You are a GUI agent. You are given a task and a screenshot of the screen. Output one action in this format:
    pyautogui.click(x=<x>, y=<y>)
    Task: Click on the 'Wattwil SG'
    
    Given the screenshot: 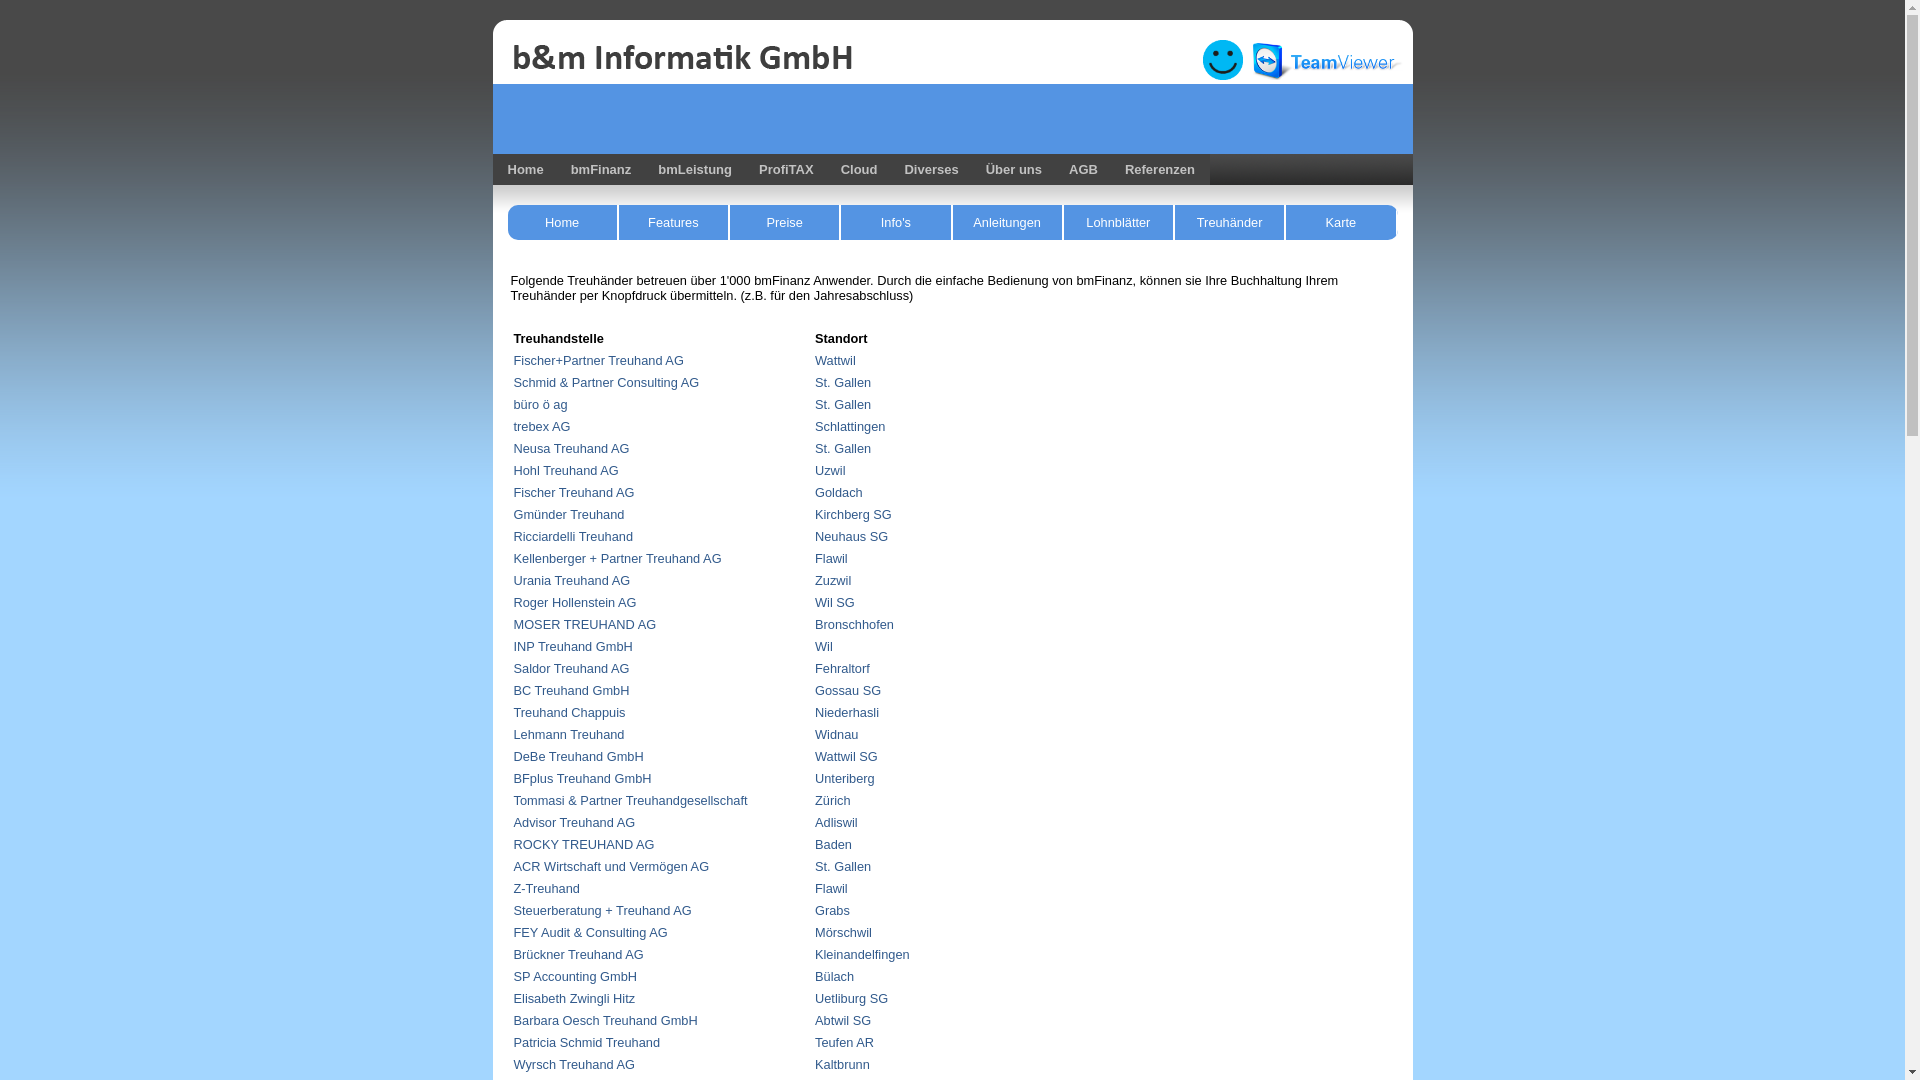 What is the action you would take?
    pyautogui.click(x=846, y=756)
    